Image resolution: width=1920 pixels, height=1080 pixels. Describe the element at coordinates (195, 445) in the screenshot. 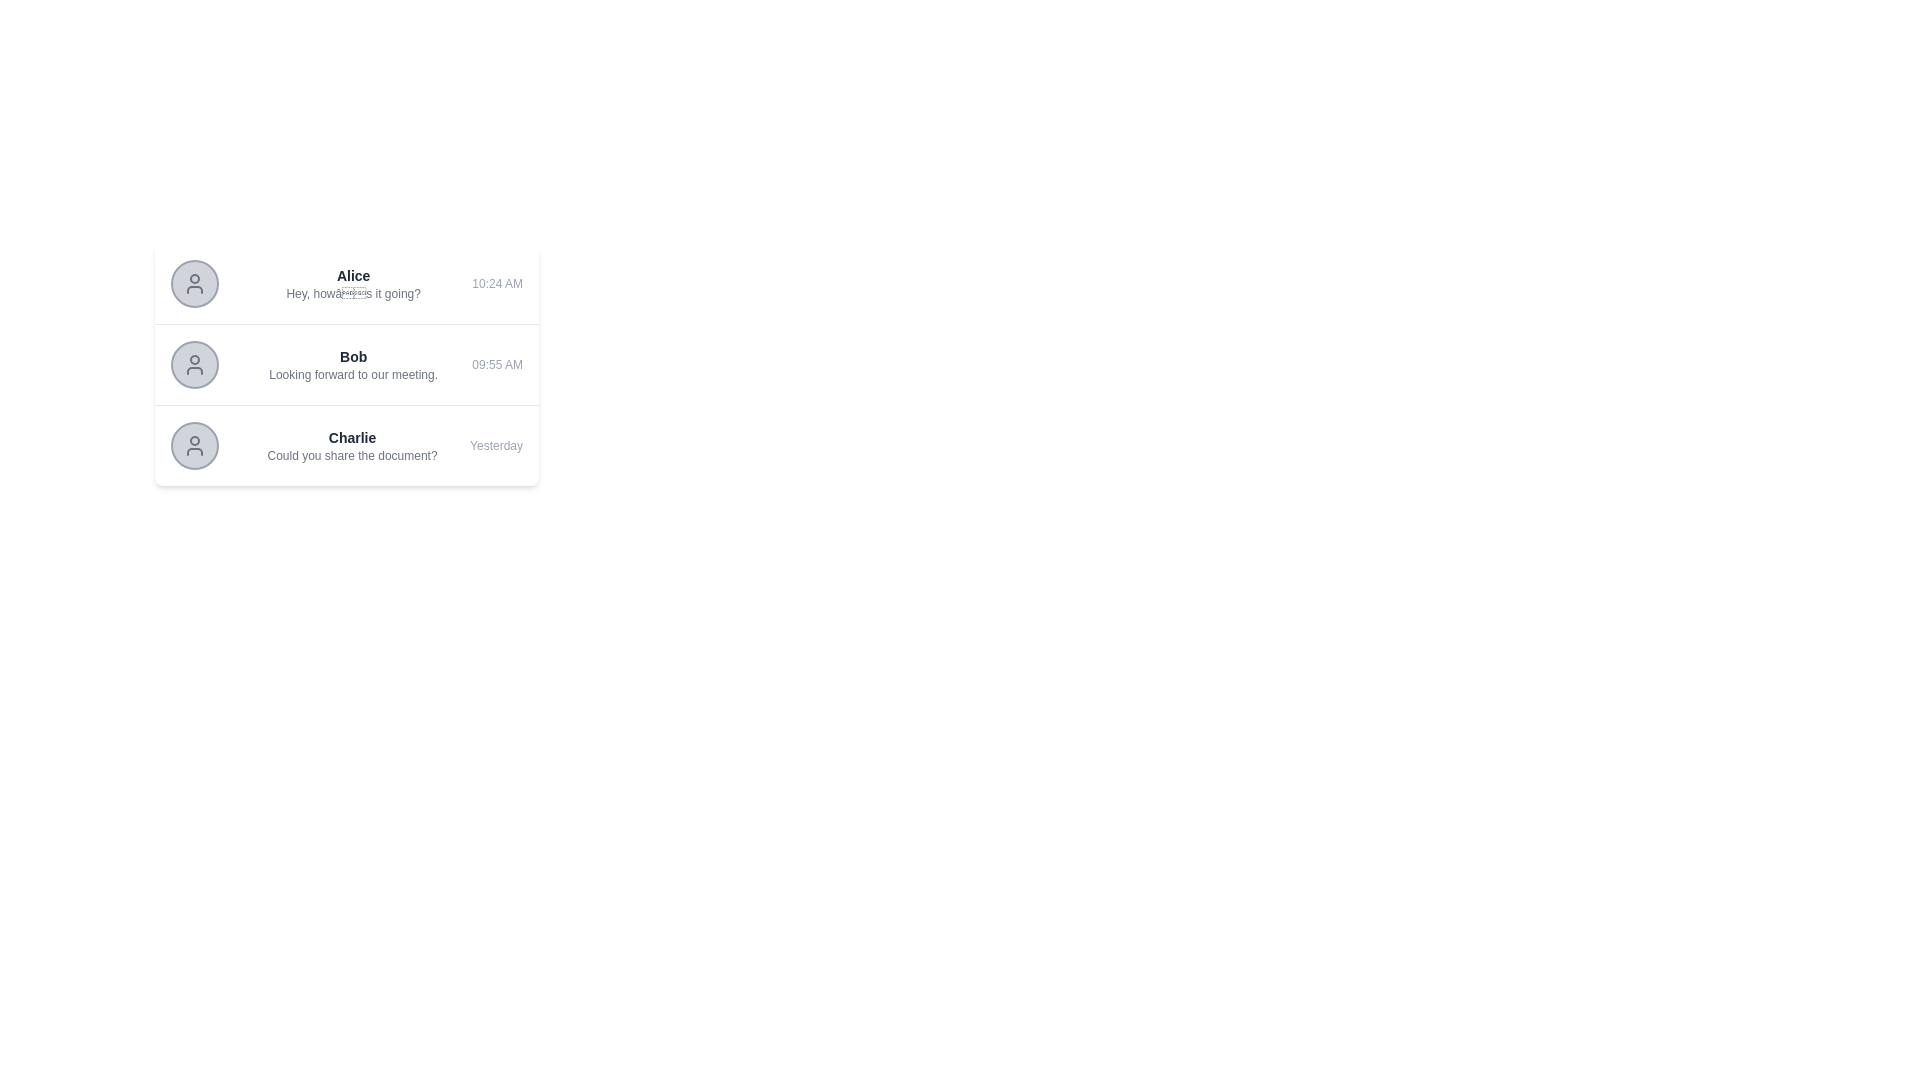

I see `the User Avatar Icon representing the user 'Charlie' in the chat interface, located at the leftmost part of the conversation snippet row` at that location.